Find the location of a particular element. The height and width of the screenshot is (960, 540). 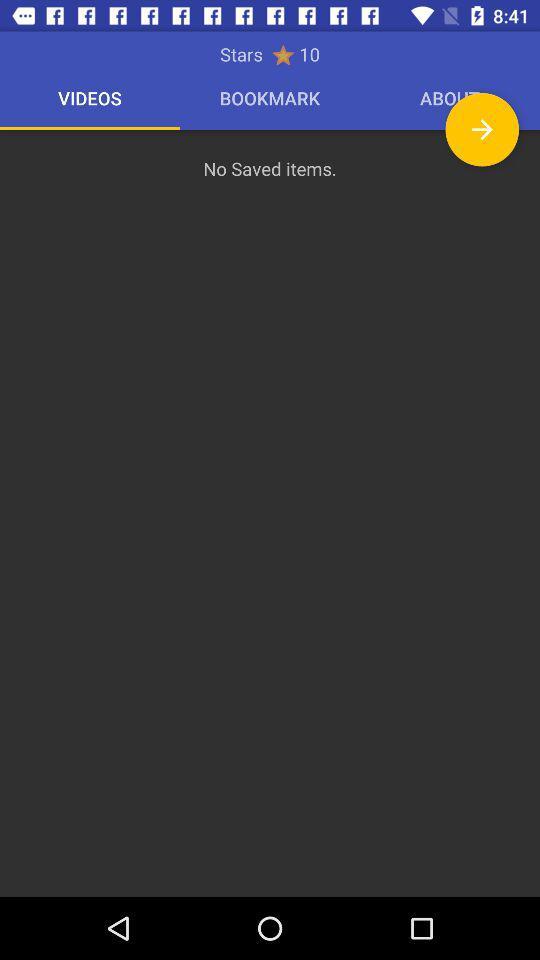

the icon next to the bookmark icon is located at coordinates (481, 128).